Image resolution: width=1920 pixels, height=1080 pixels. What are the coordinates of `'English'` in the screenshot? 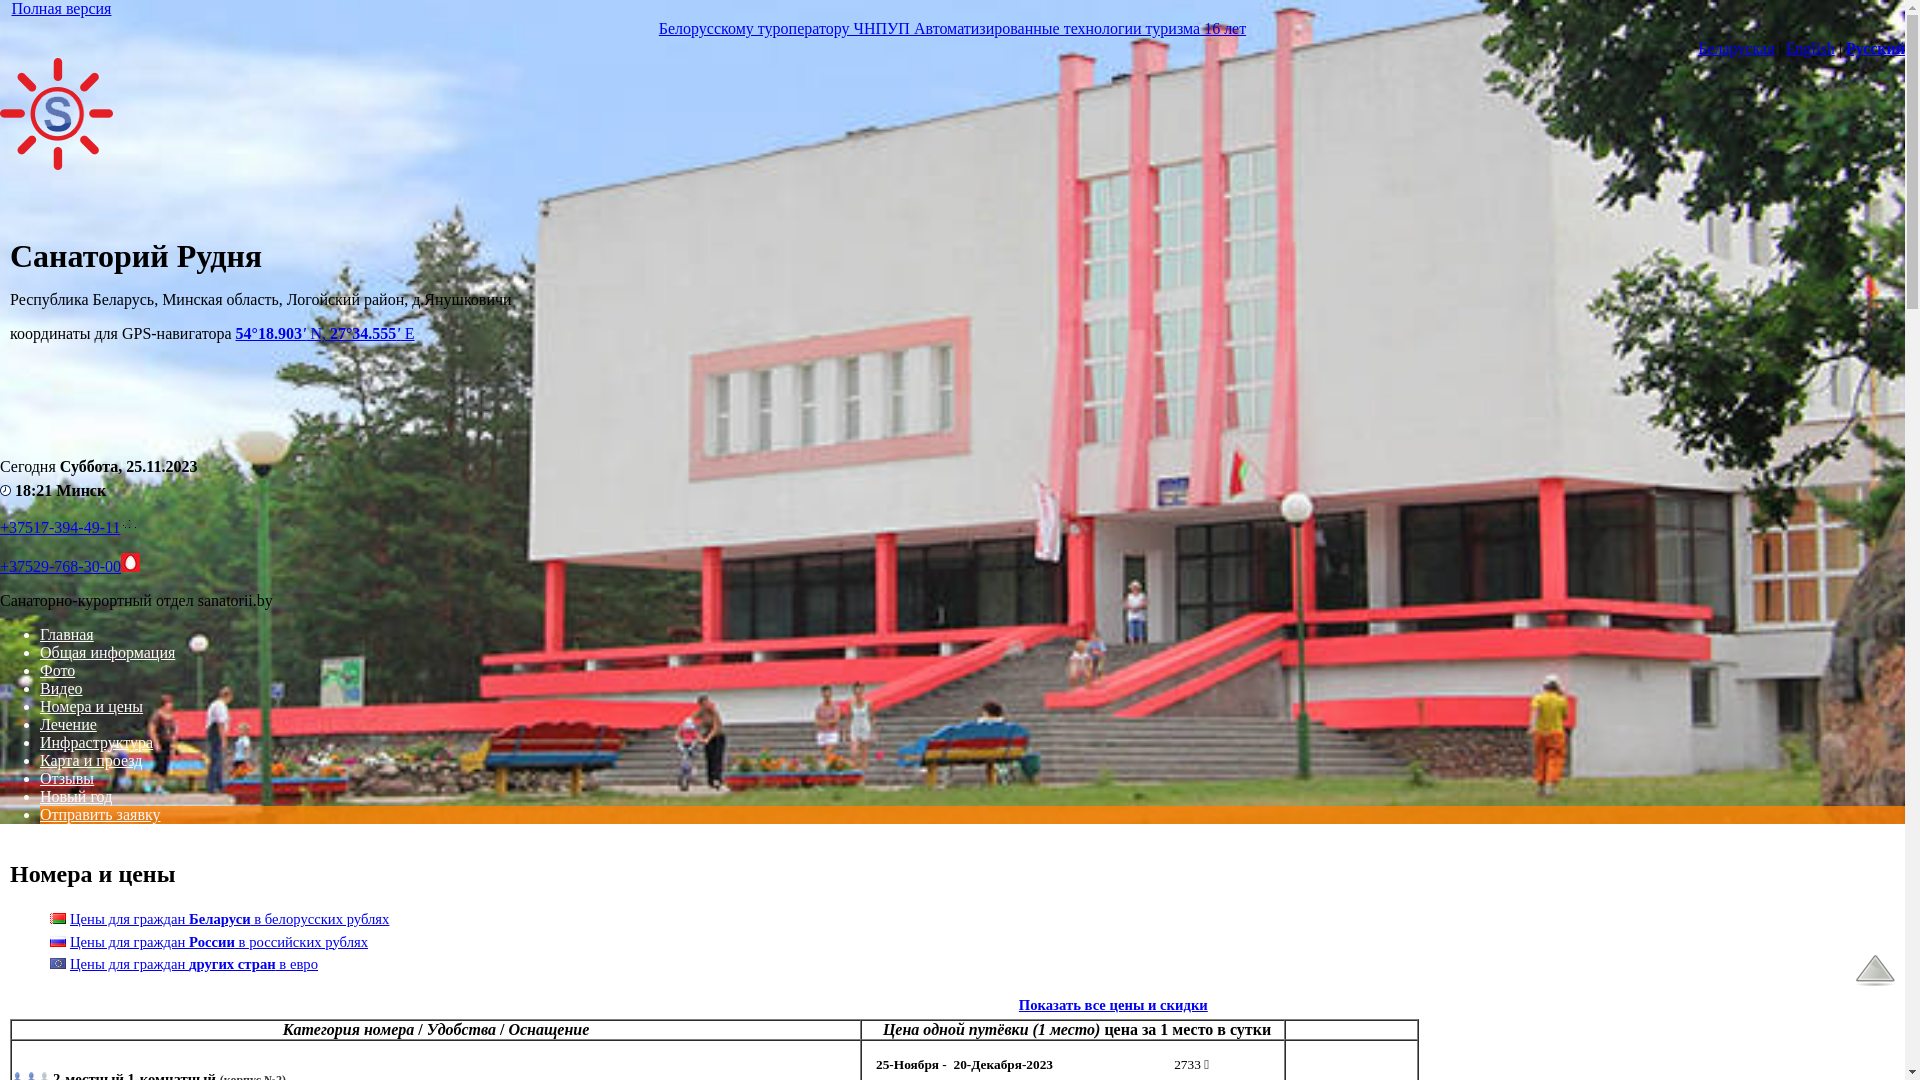 It's located at (1785, 47).